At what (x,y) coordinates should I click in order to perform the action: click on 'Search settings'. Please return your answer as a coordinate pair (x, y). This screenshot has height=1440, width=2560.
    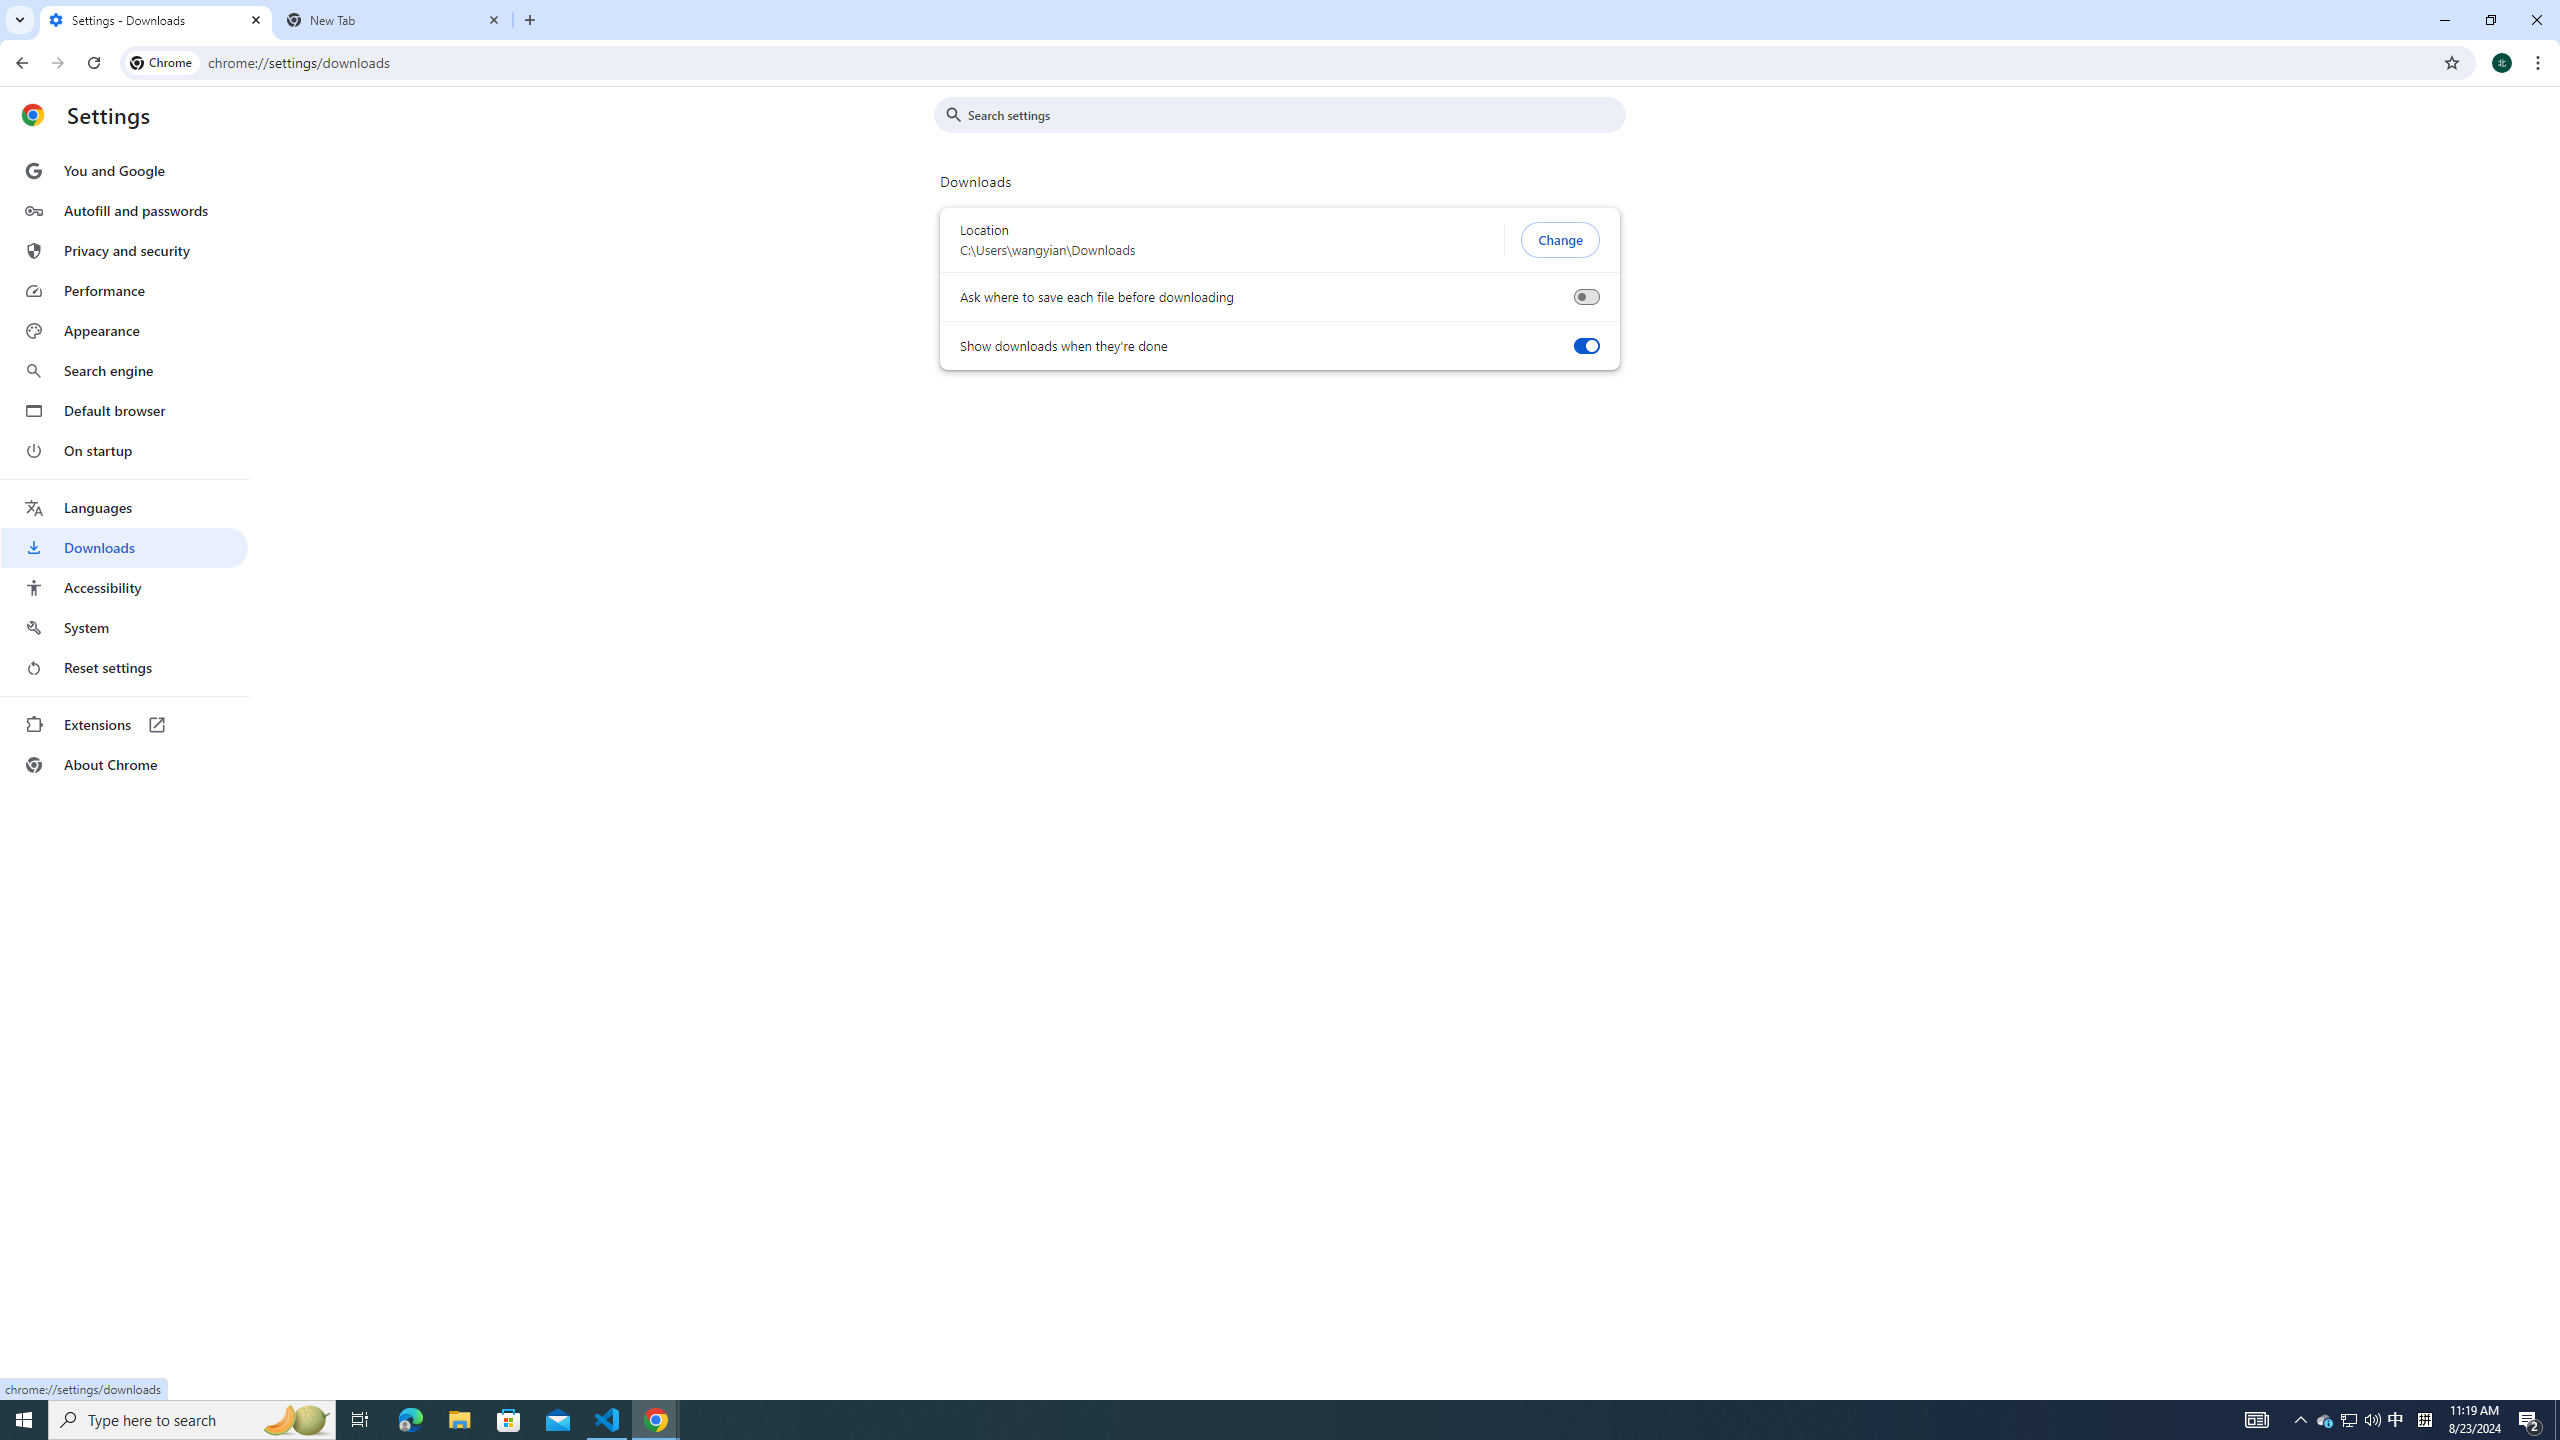
    Looking at the image, I should click on (1293, 114).